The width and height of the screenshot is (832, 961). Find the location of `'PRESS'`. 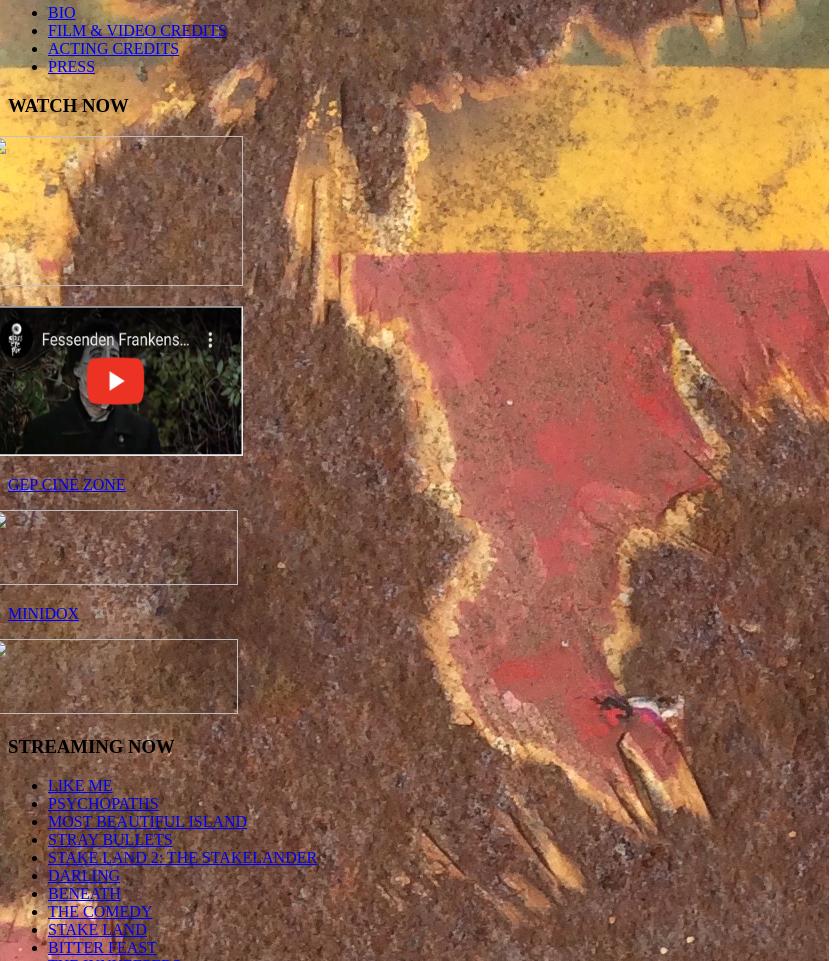

'PRESS' is located at coordinates (70, 66).